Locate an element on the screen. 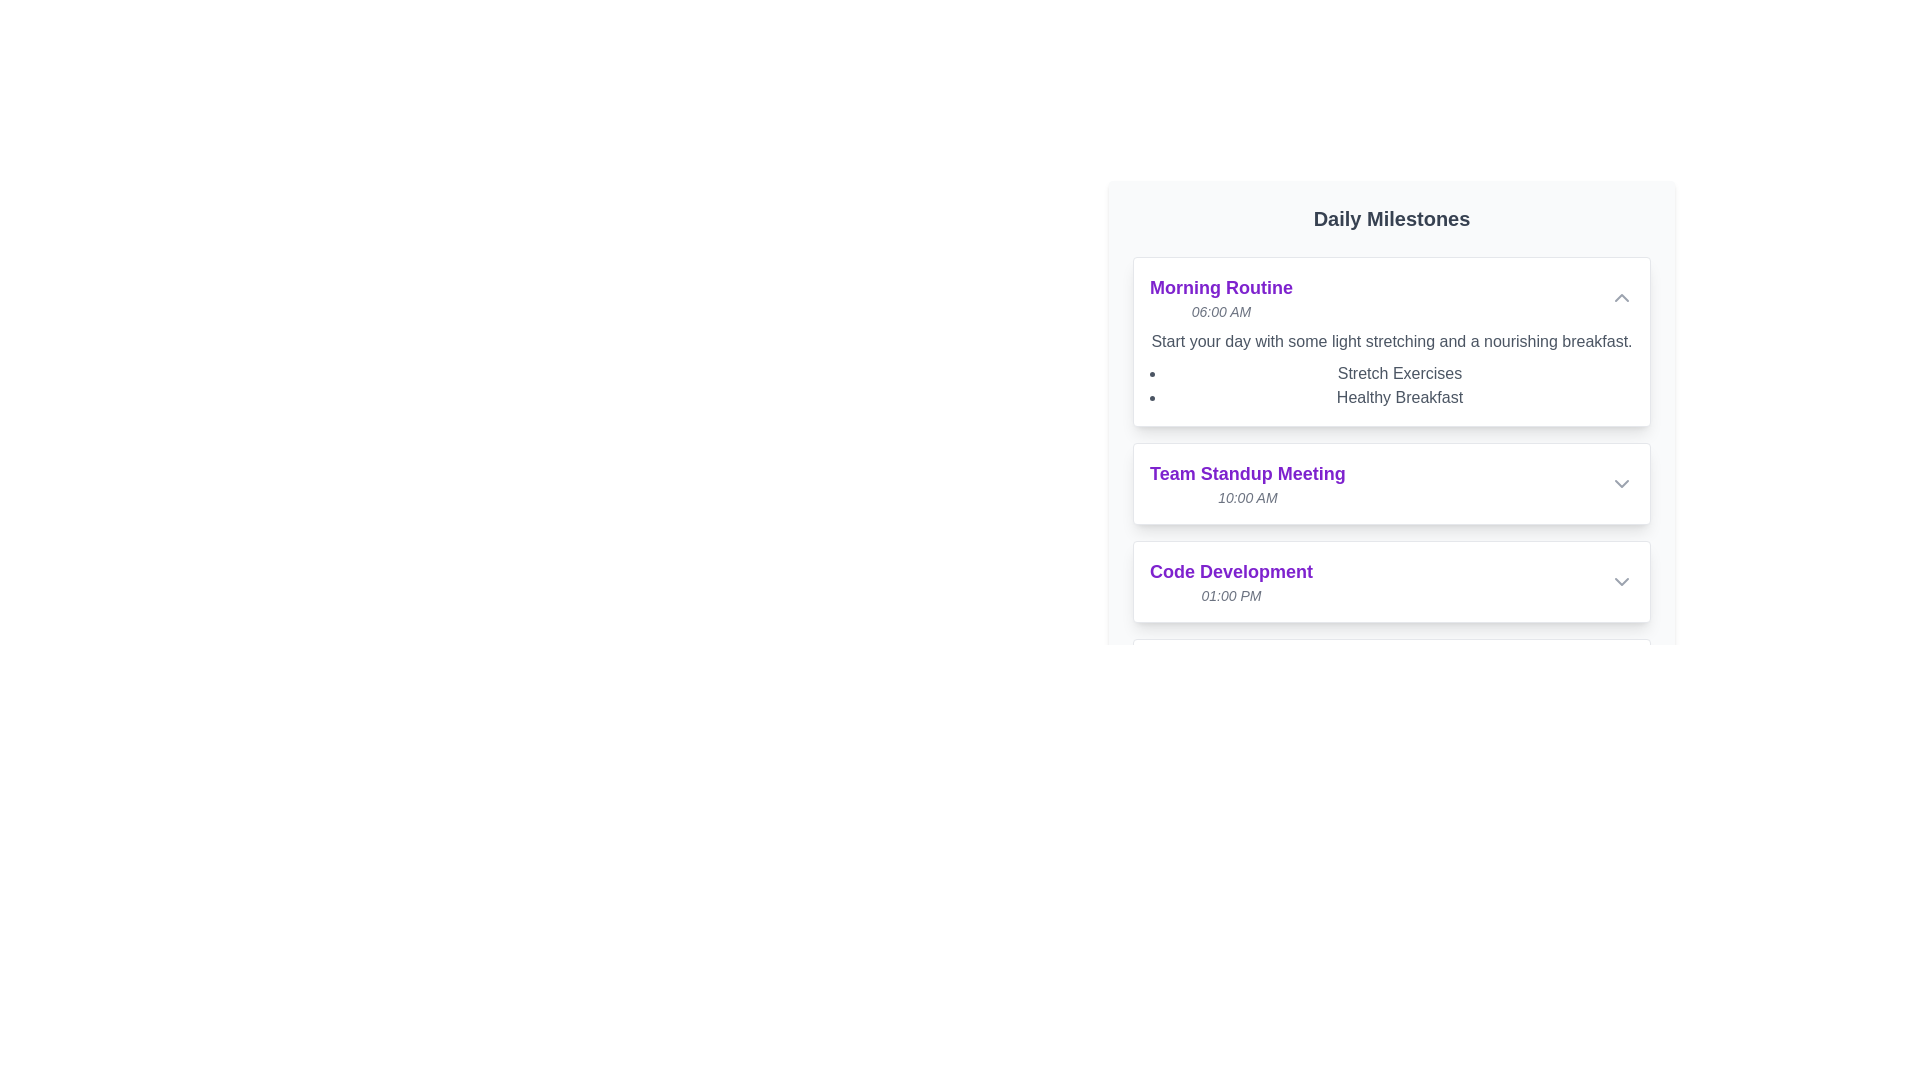 The height and width of the screenshot is (1080, 1920). the third List Card element in the 'Daily Milestones' section is located at coordinates (1391, 582).